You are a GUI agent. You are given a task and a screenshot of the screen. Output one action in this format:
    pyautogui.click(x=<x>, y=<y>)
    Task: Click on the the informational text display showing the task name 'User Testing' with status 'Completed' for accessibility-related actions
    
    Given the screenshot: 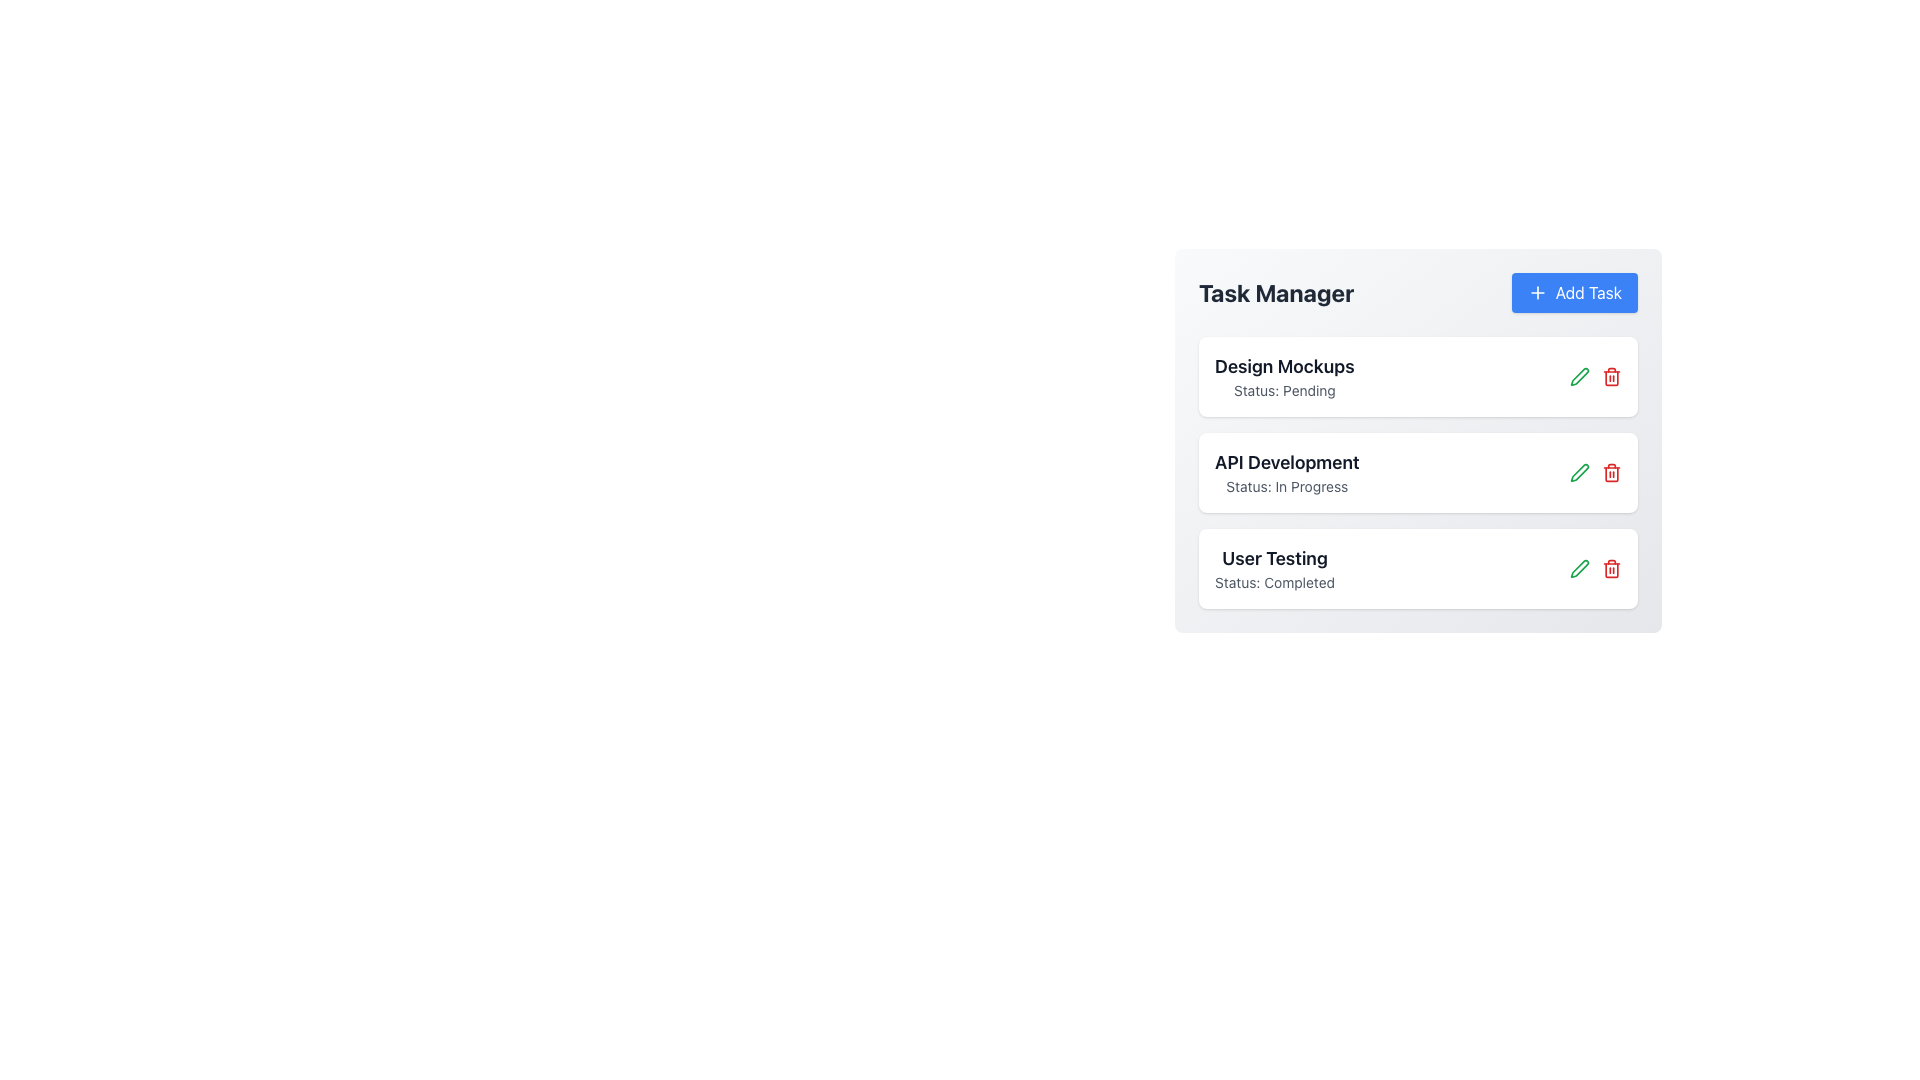 What is the action you would take?
    pyautogui.click(x=1274, y=569)
    